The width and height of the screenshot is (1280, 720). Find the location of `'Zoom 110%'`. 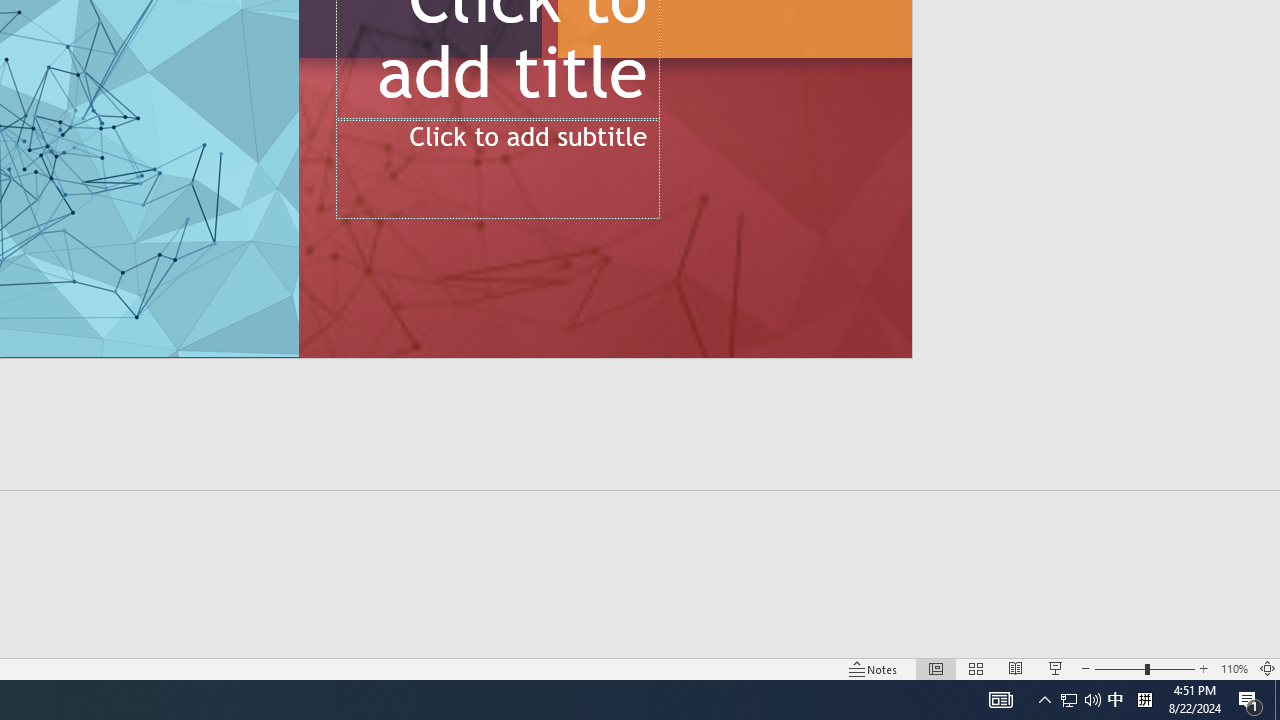

'Zoom 110%' is located at coordinates (1233, 669).